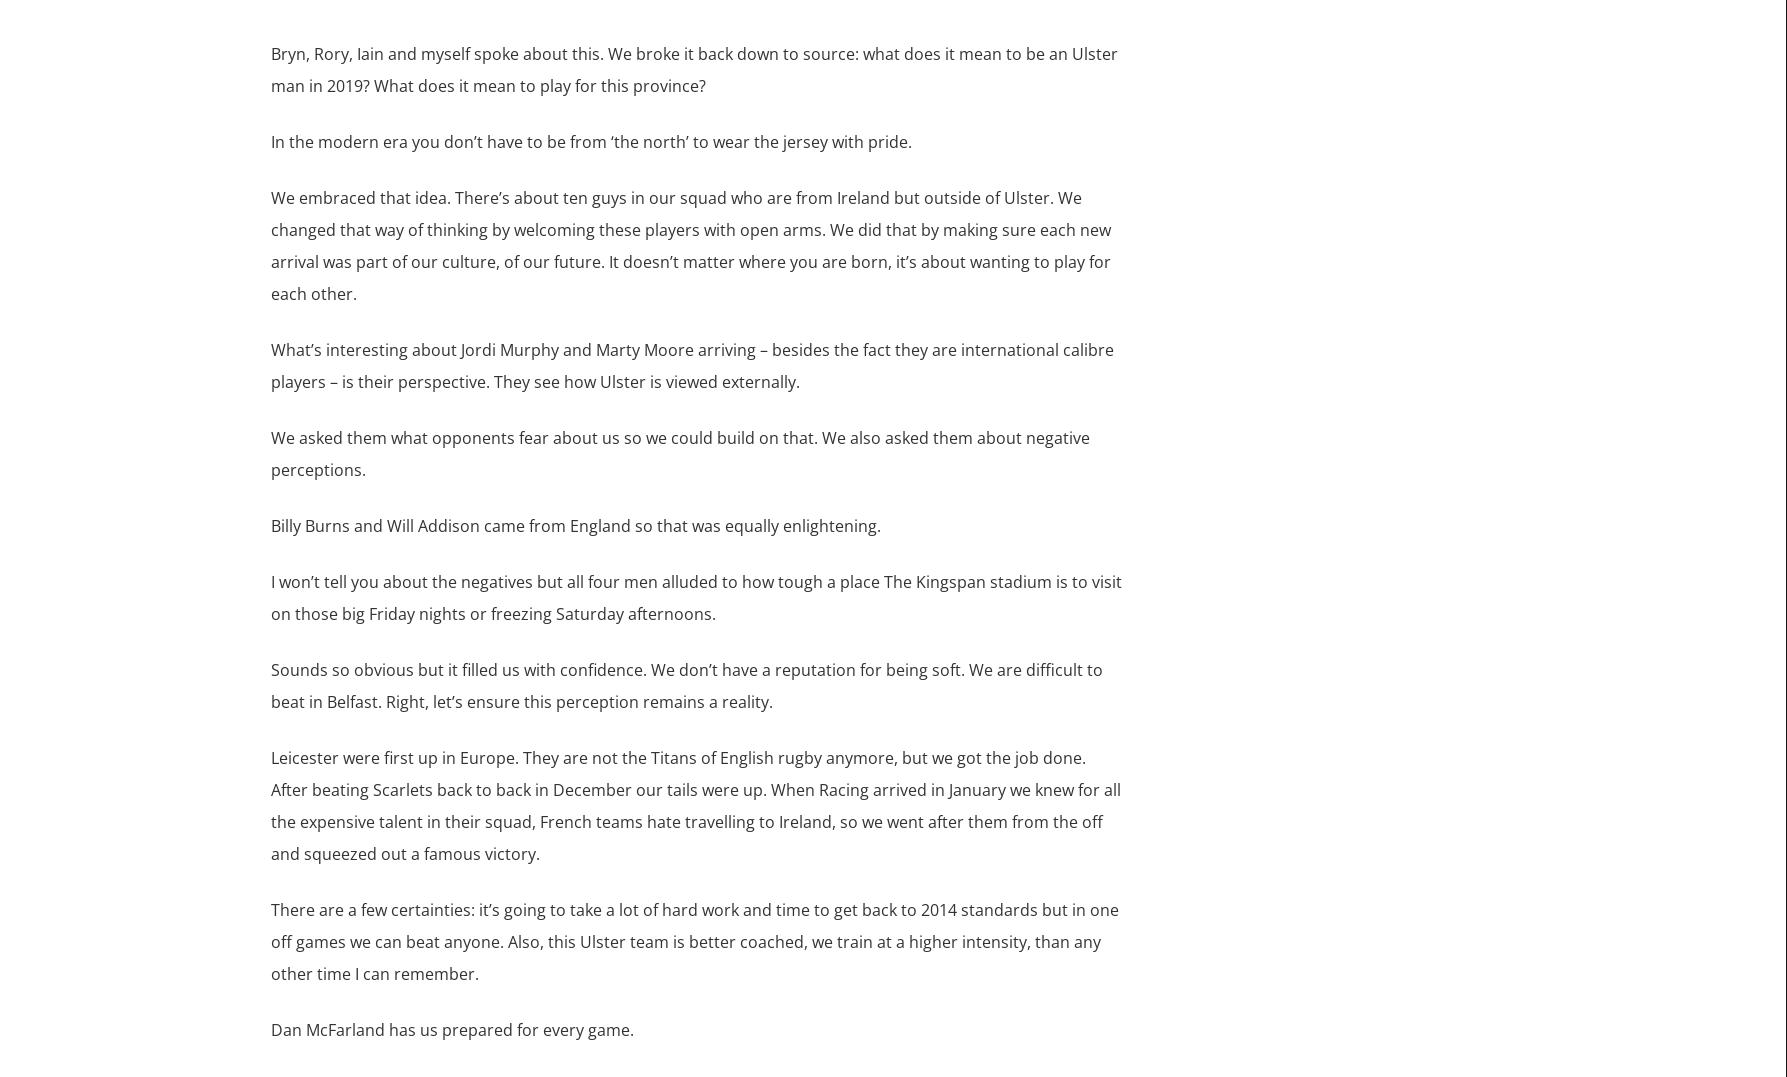 This screenshot has height=1077, width=1787. Describe the element at coordinates (685, 683) in the screenshot. I see `'Sounds so obvious but it filled us with confidence. We don’t have a reputation for being soft. We are difficult to beat in Belfast. Right, let’s ensure this perception remains a reality.'` at that location.